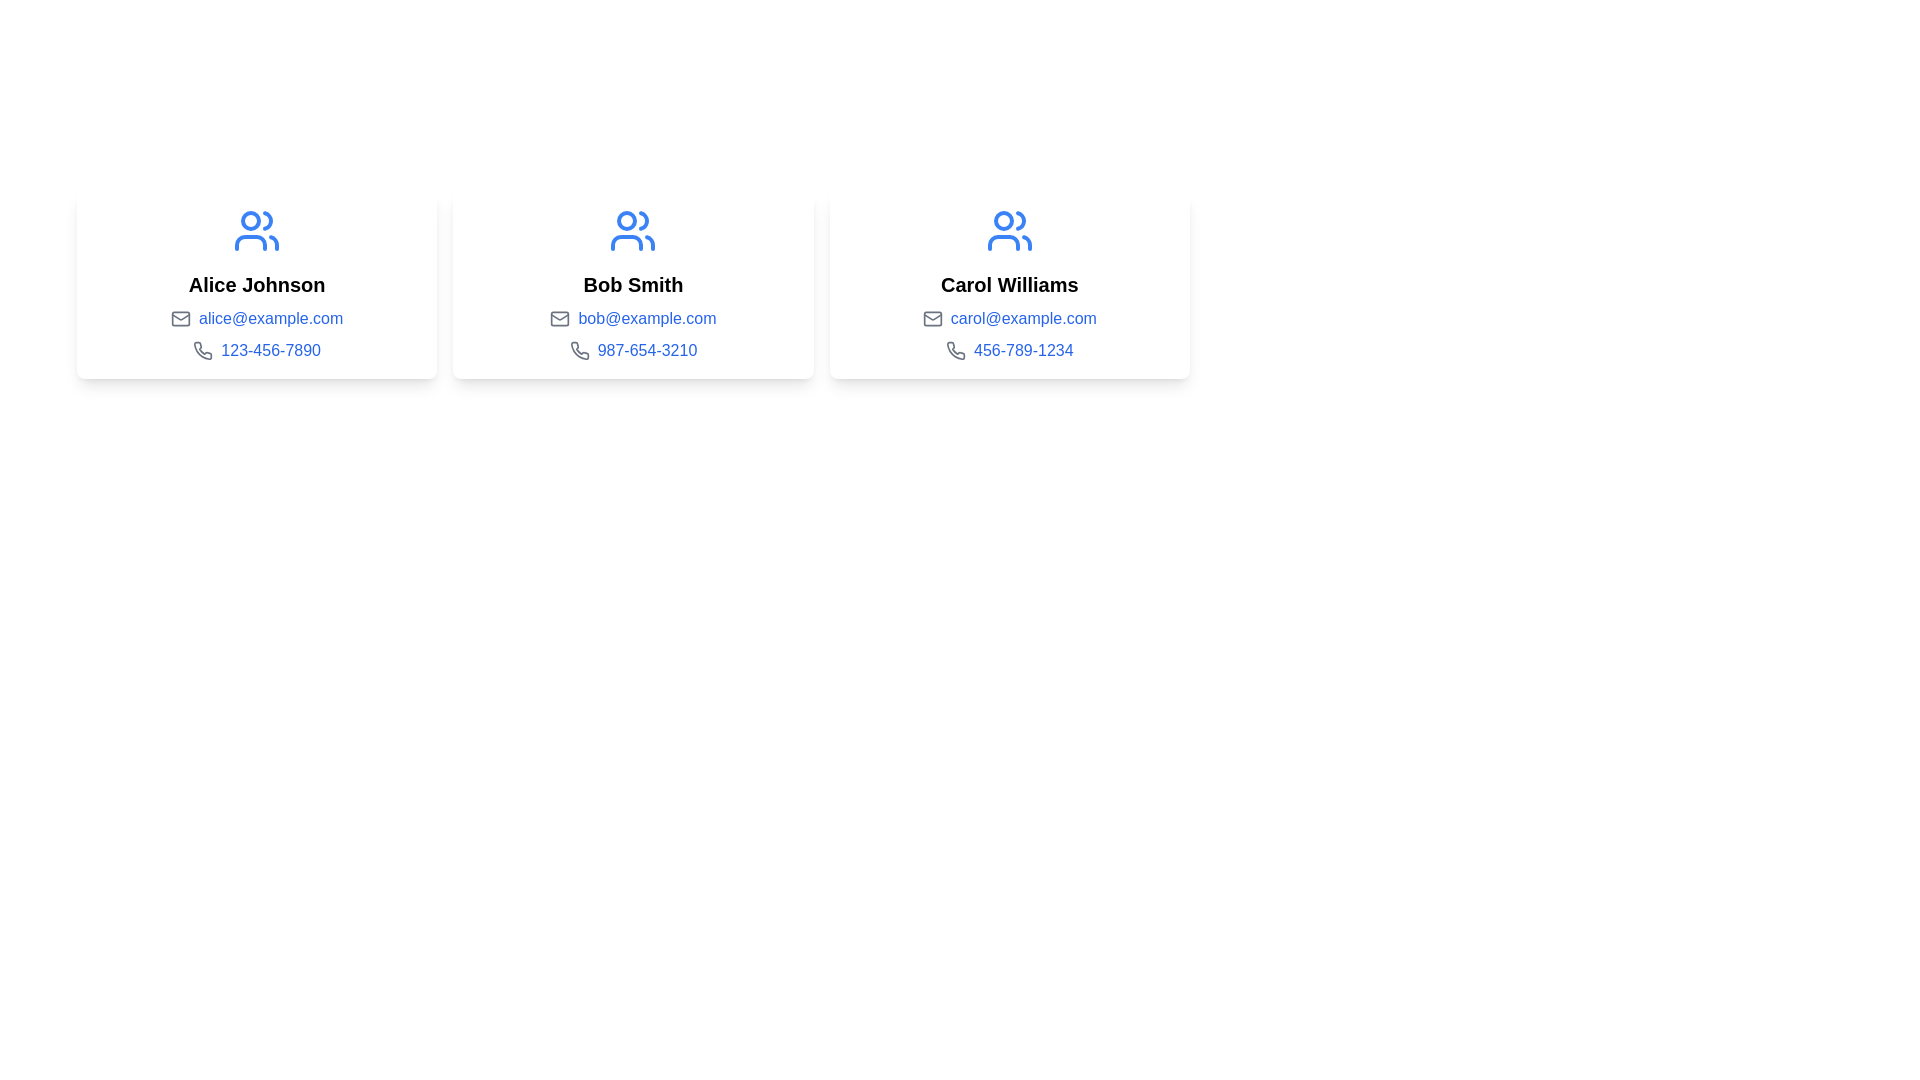 Image resolution: width=1920 pixels, height=1080 pixels. I want to click on the email icon that resembles an envelope, located beneath 'Alice Johnson' and adjacent to 'alice@example.com', so click(181, 318).